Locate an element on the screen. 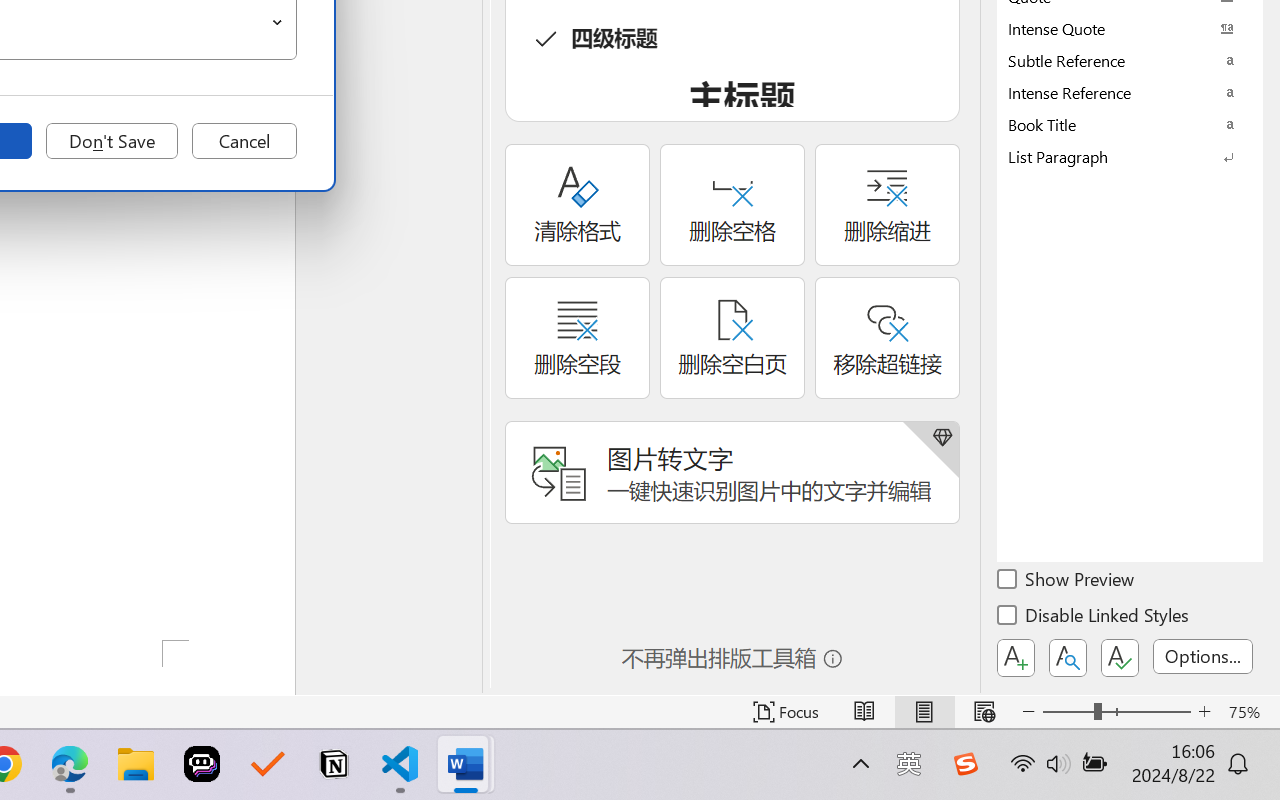 This screenshot has width=1280, height=800. 'Notion' is located at coordinates (334, 764).